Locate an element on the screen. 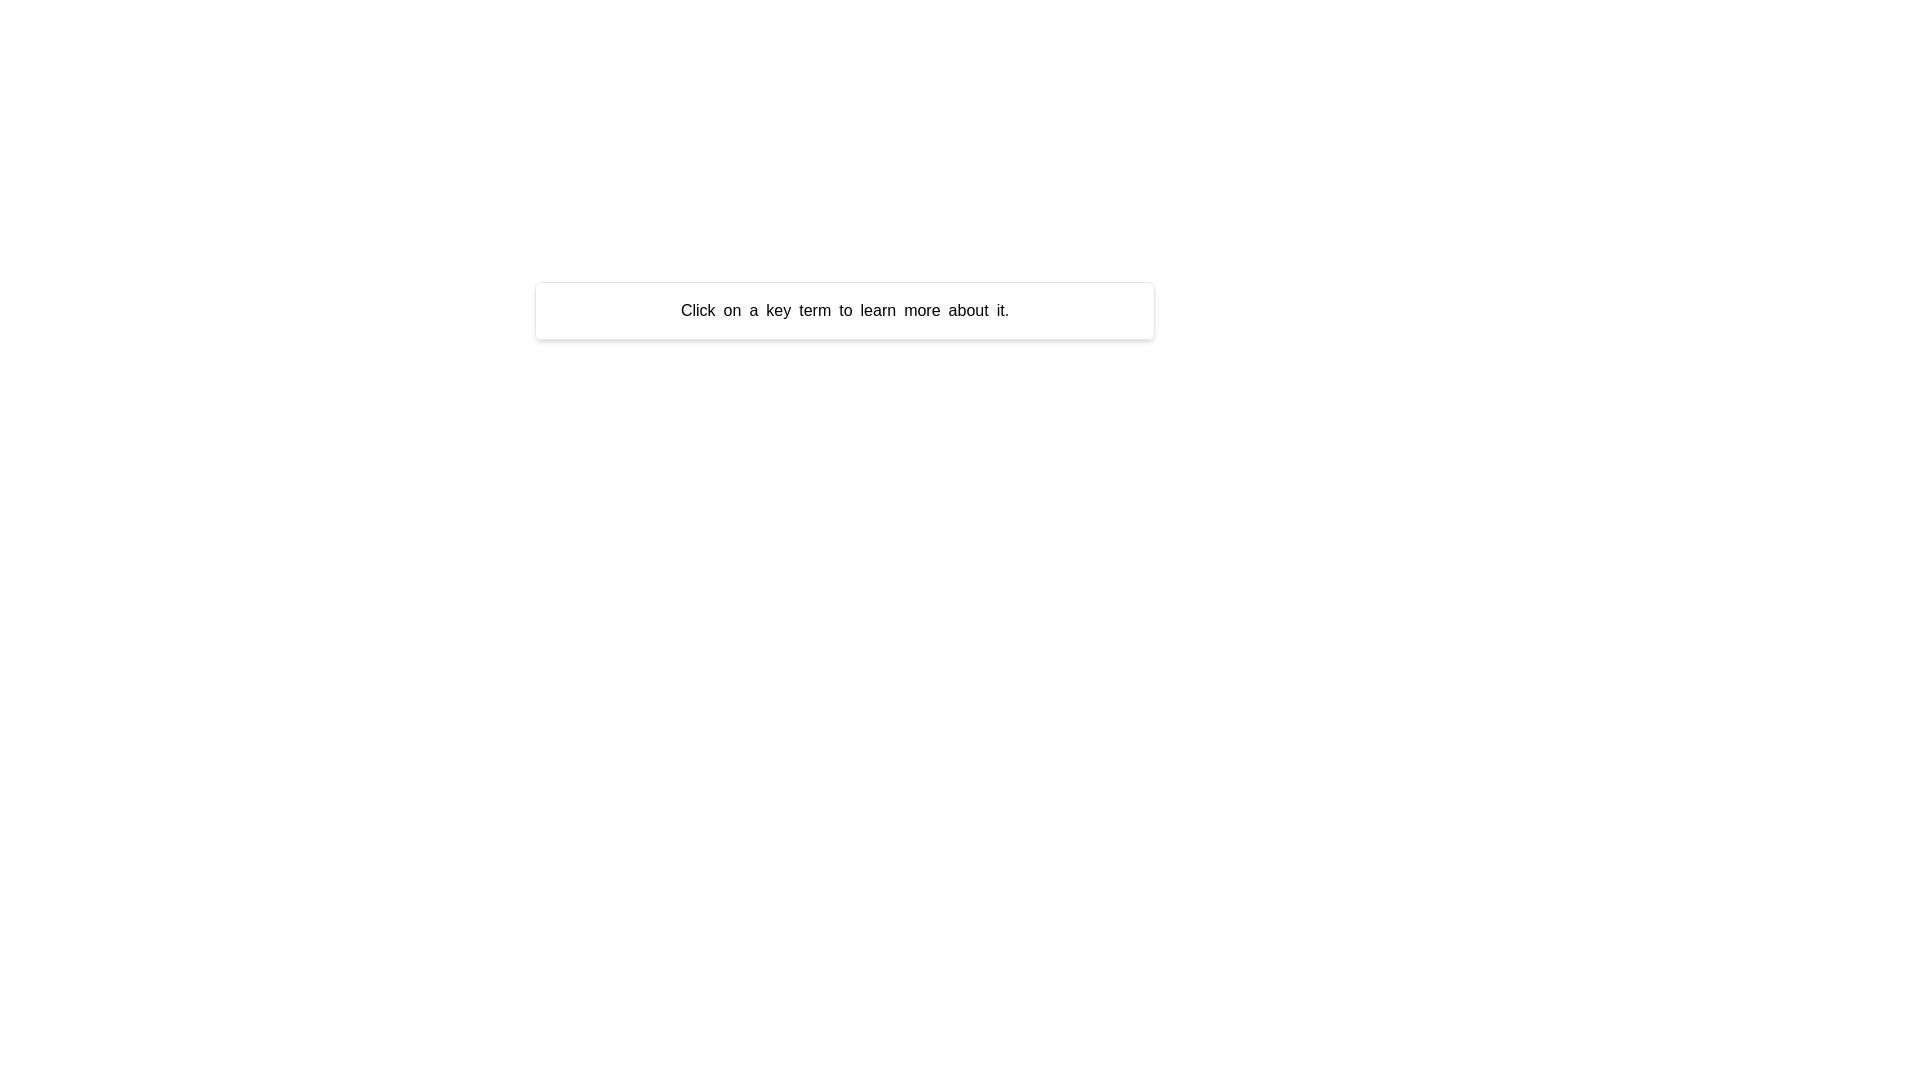 Image resolution: width=1920 pixels, height=1080 pixels. the text span 'term' which is styled with padding and a hover background color change to yellow, located in the sentence 'Click on a key term to learn more about it.' is located at coordinates (815, 310).